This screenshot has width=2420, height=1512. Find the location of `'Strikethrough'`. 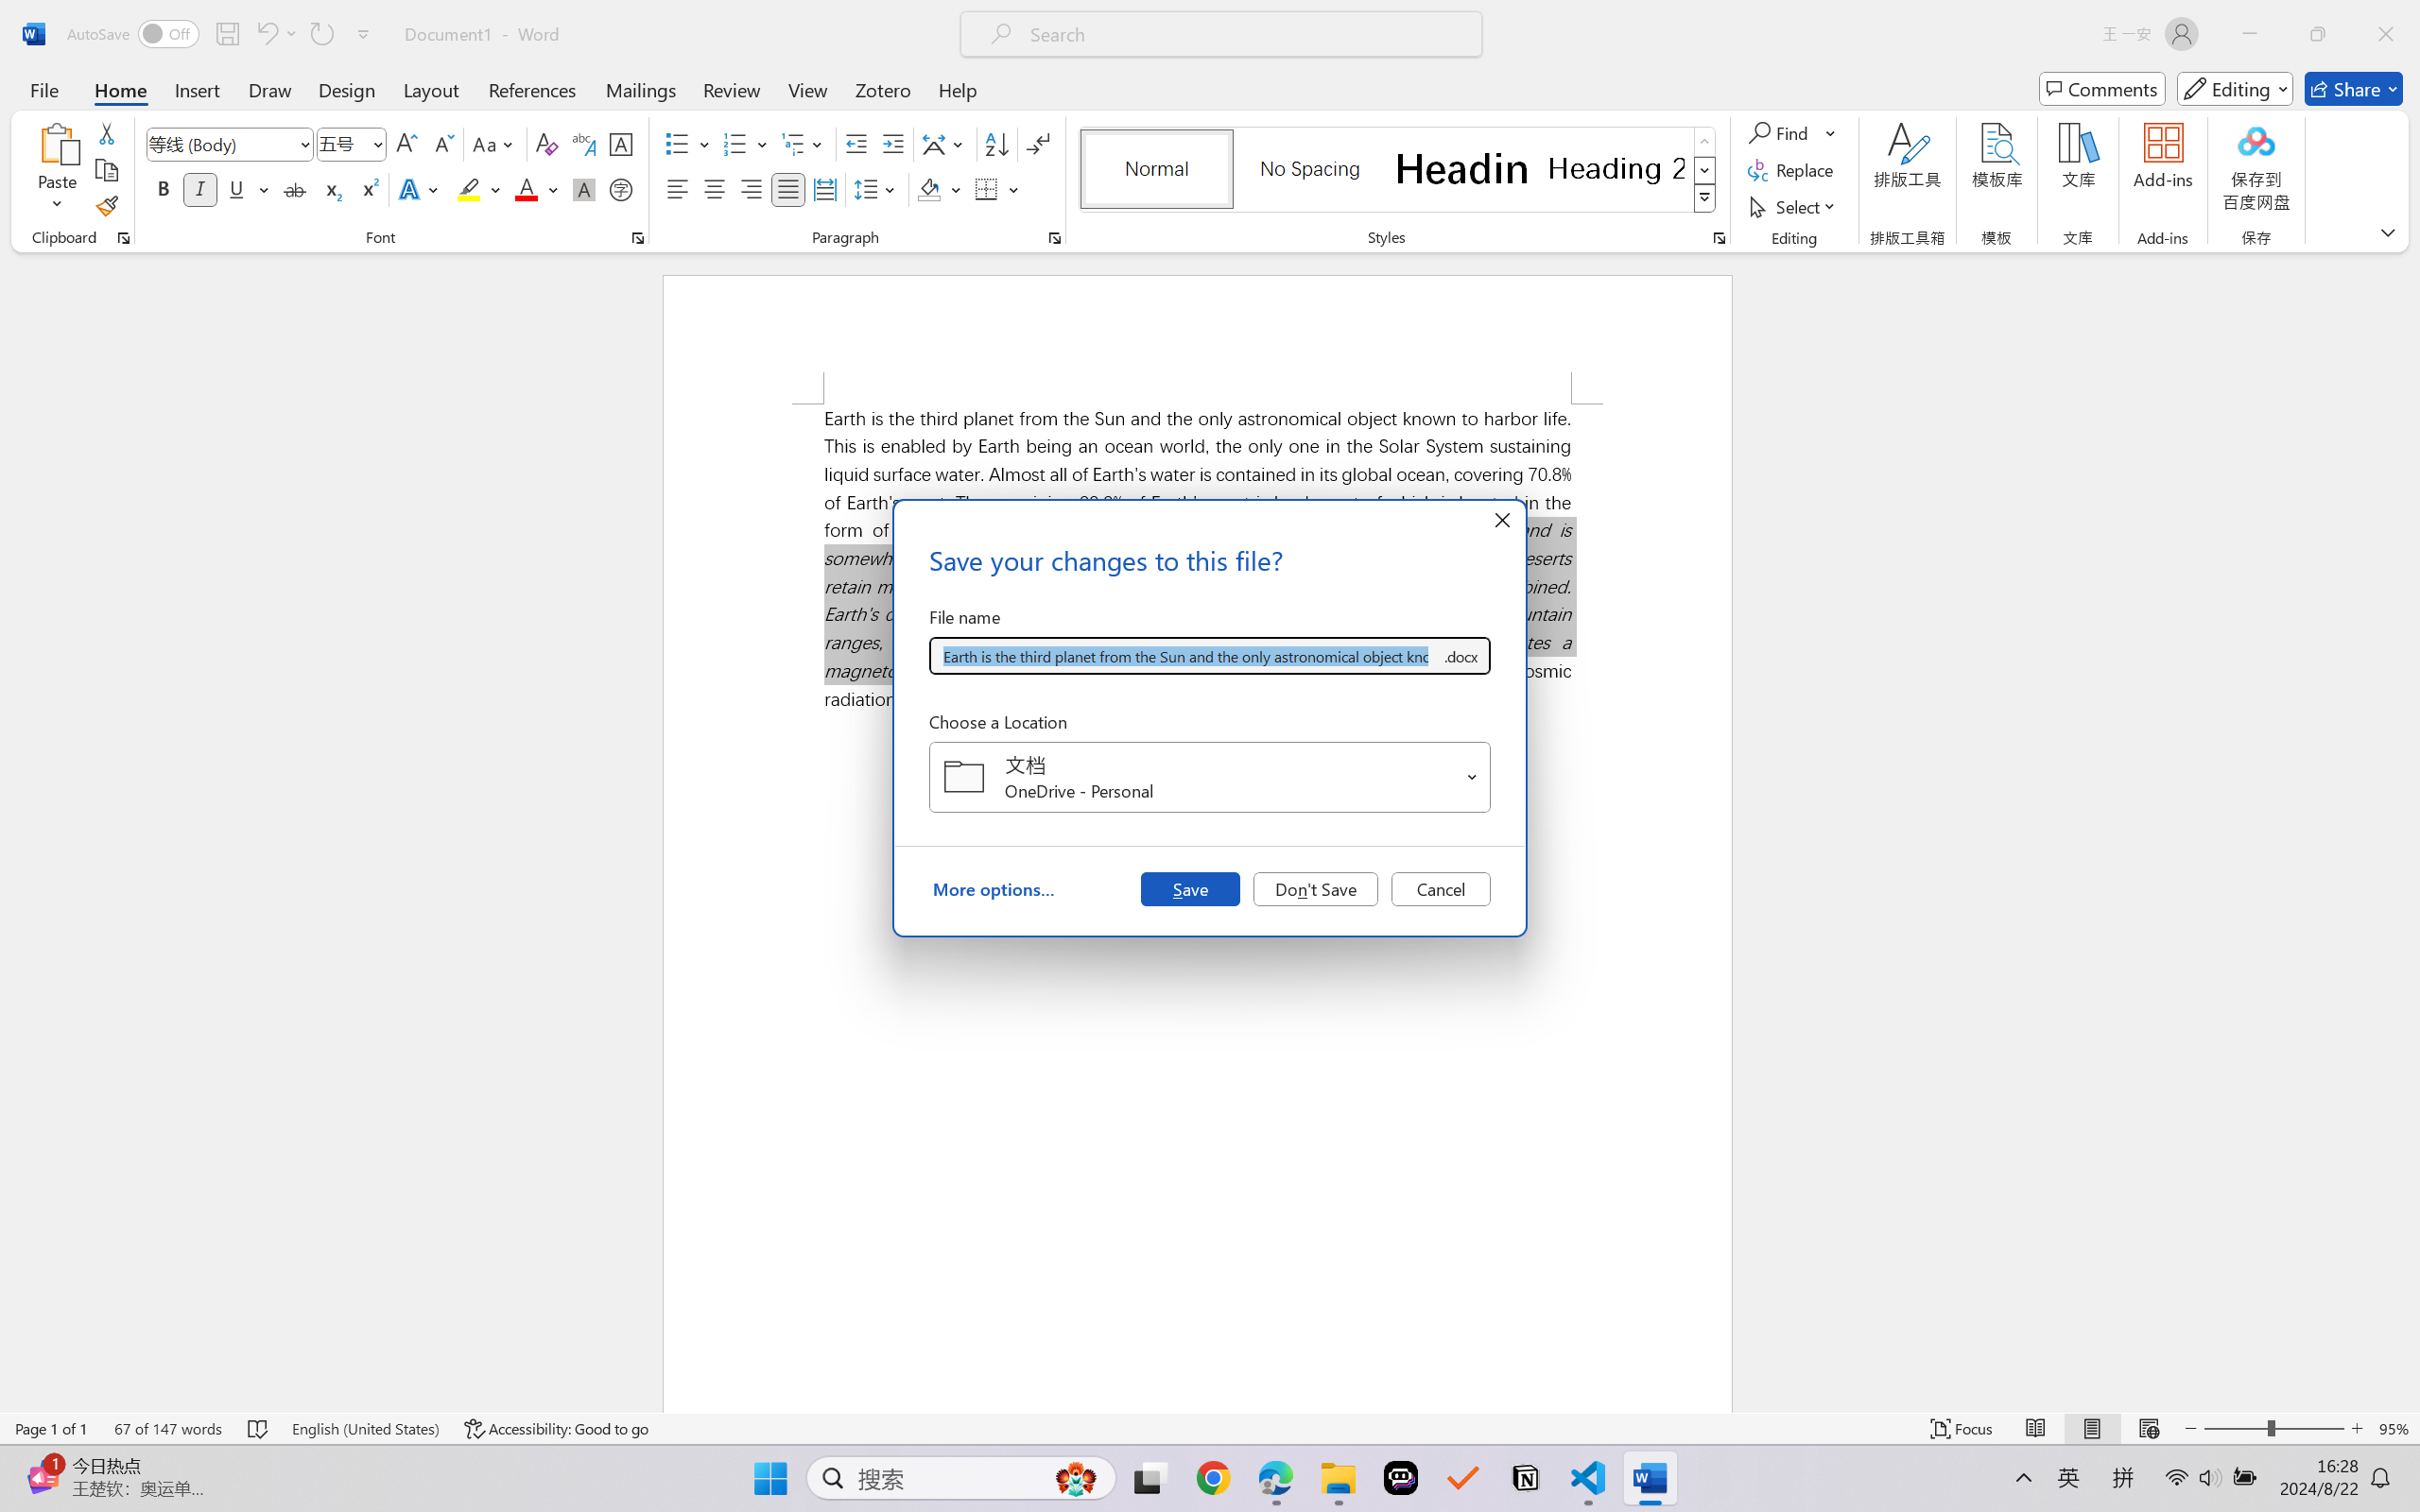

'Strikethrough' is located at coordinates (294, 188).